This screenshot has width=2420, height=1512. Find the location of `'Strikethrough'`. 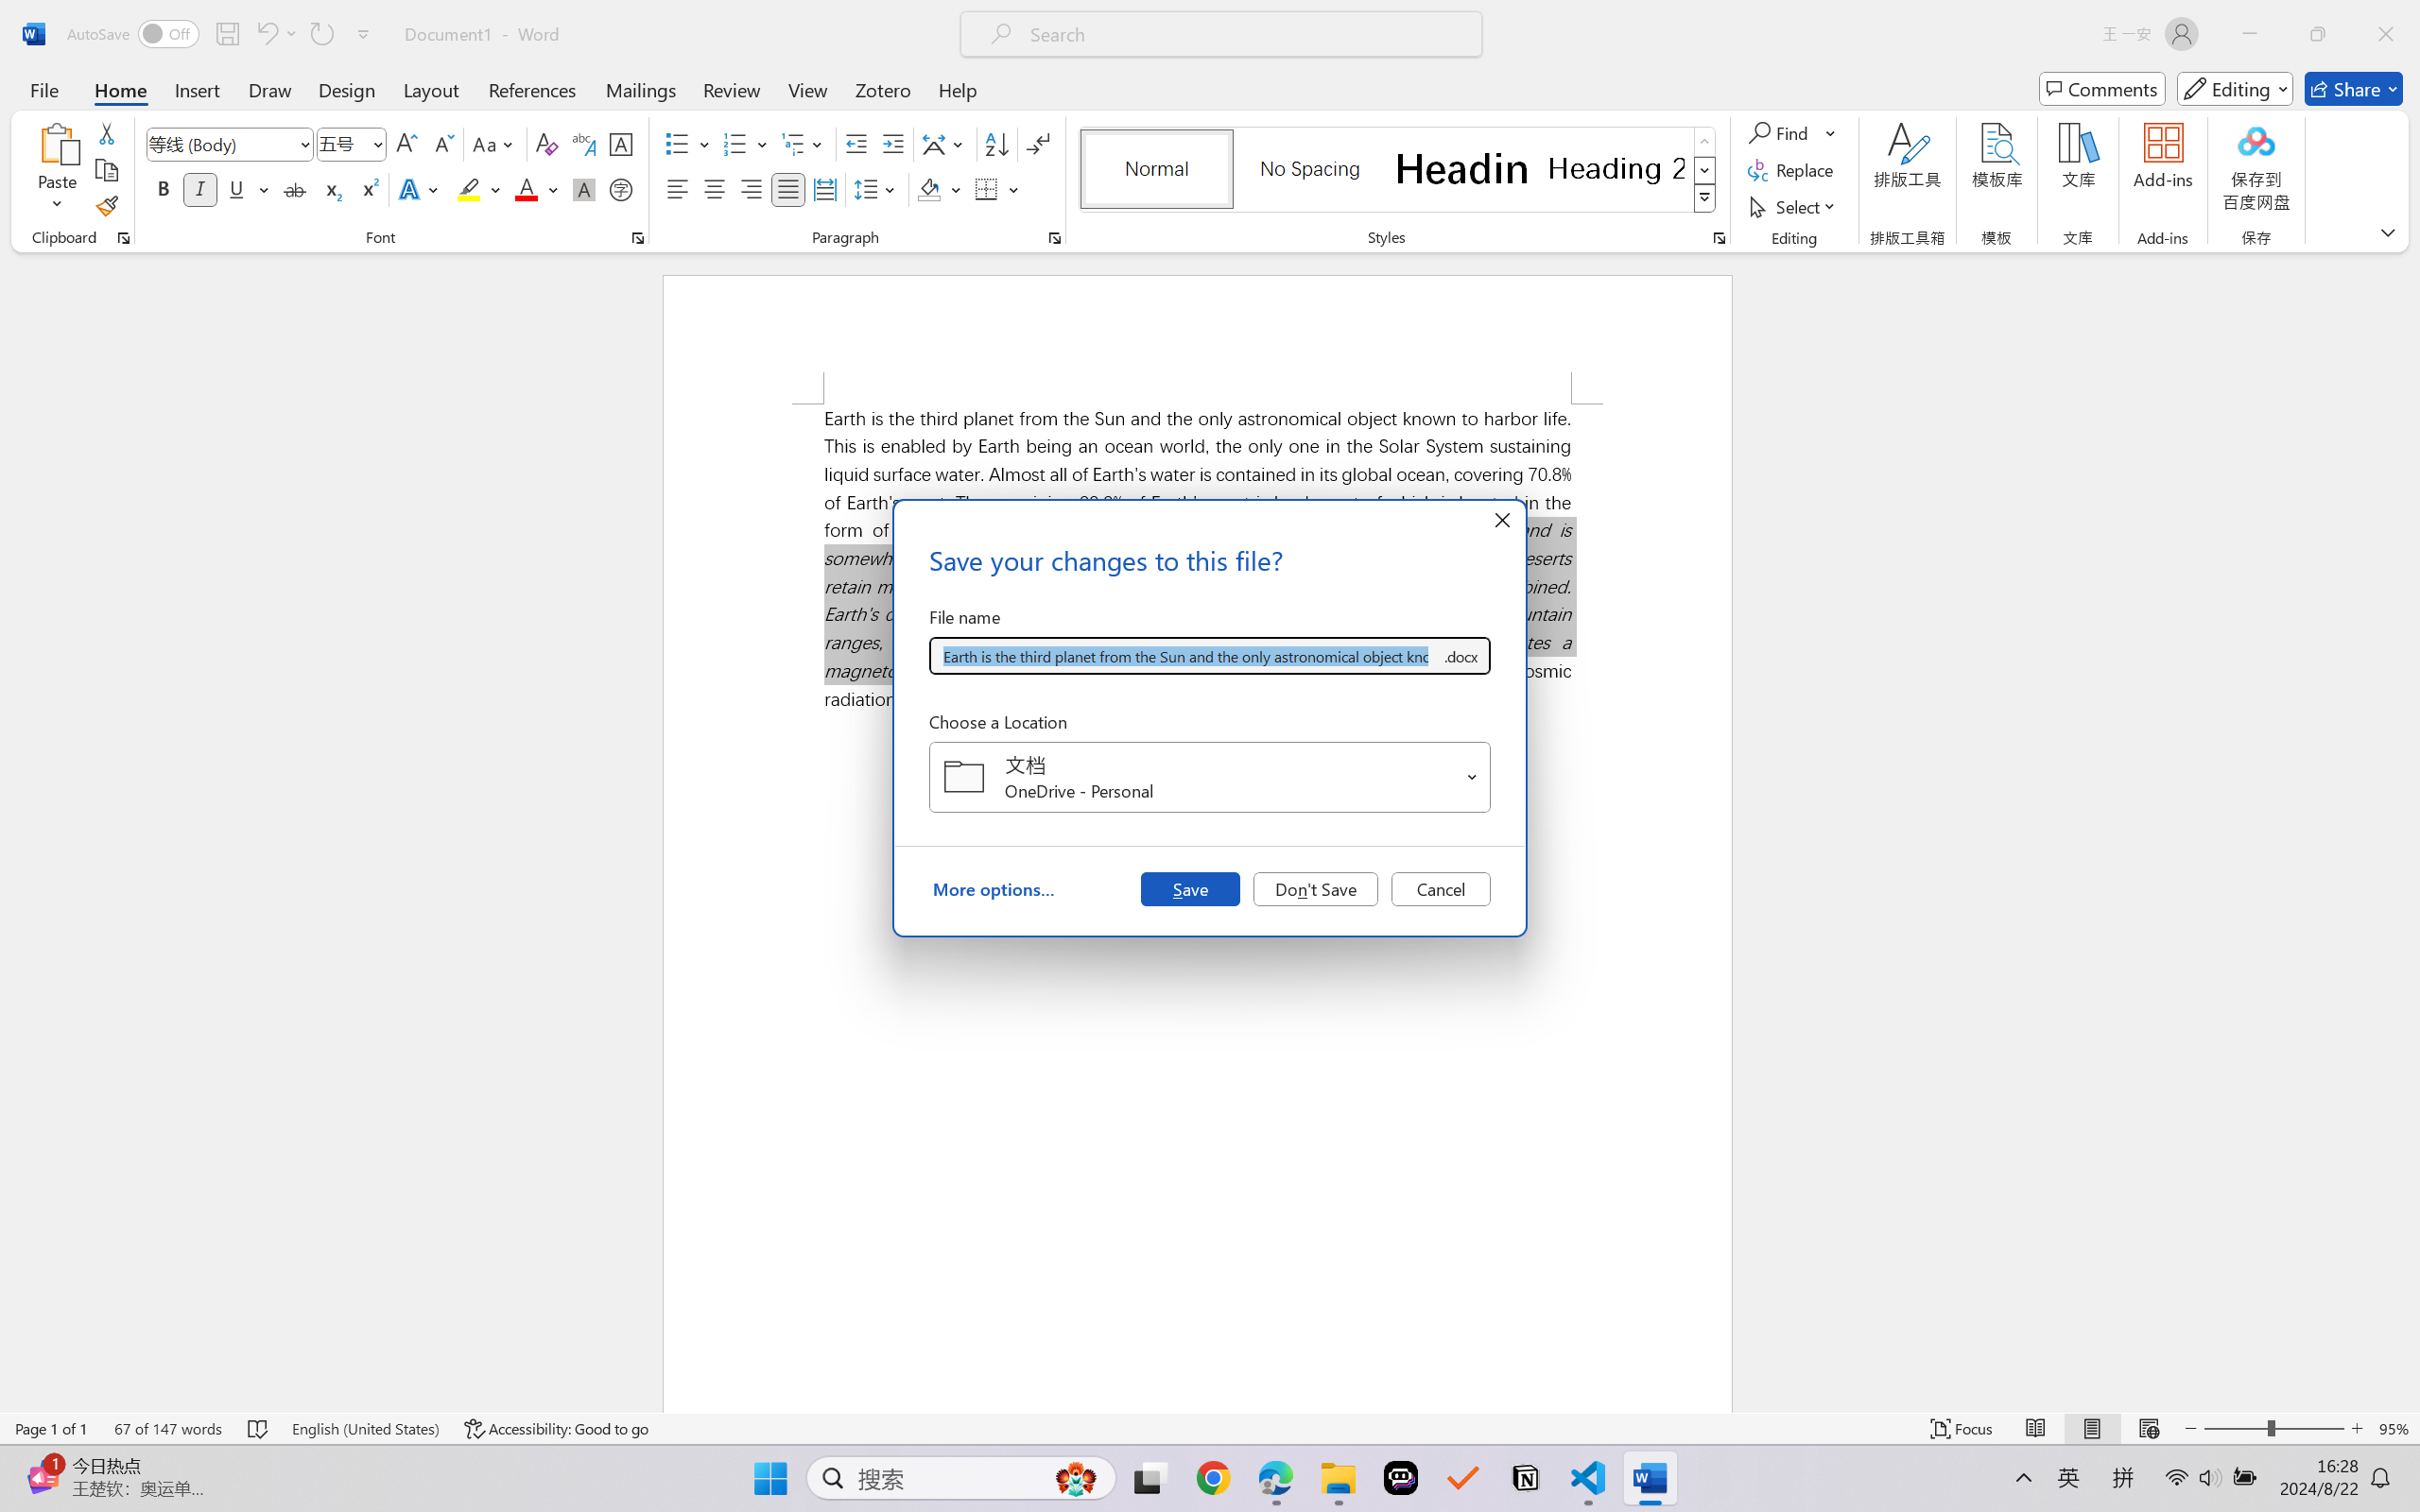

'Strikethrough' is located at coordinates (294, 188).